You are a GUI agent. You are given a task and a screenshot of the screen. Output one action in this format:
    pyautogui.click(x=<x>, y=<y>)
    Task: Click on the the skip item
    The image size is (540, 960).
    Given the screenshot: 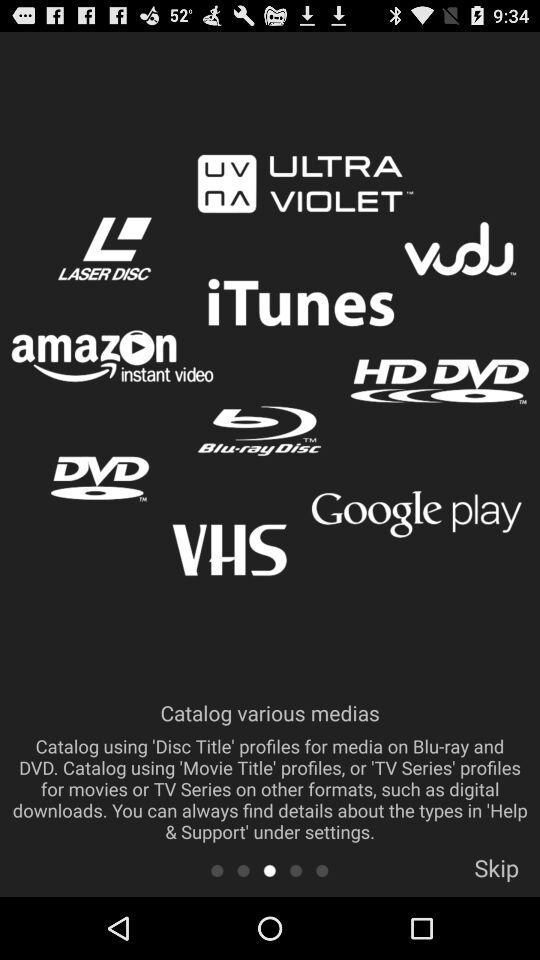 What is the action you would take?
    pyautogui.click(x=495, y=873)
    